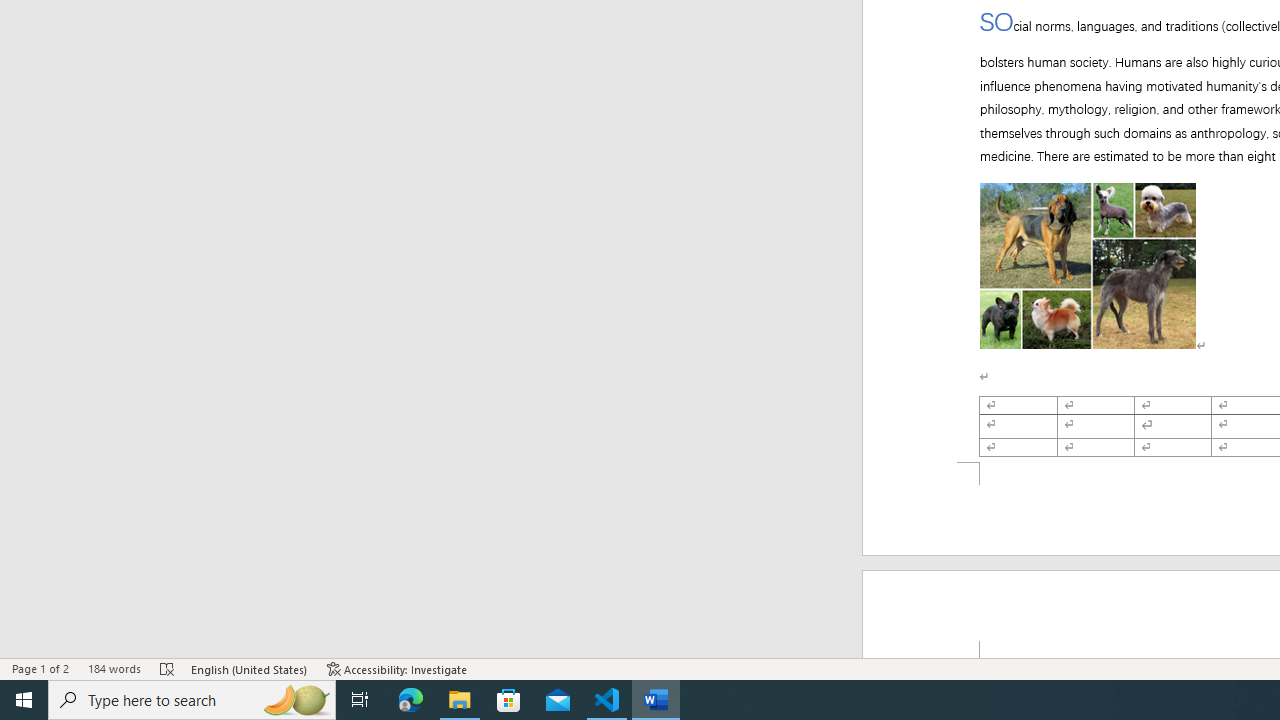 This screenshot has height=720, width=1280. I want to click on 'Word - 1 running window', so click(656, 698).